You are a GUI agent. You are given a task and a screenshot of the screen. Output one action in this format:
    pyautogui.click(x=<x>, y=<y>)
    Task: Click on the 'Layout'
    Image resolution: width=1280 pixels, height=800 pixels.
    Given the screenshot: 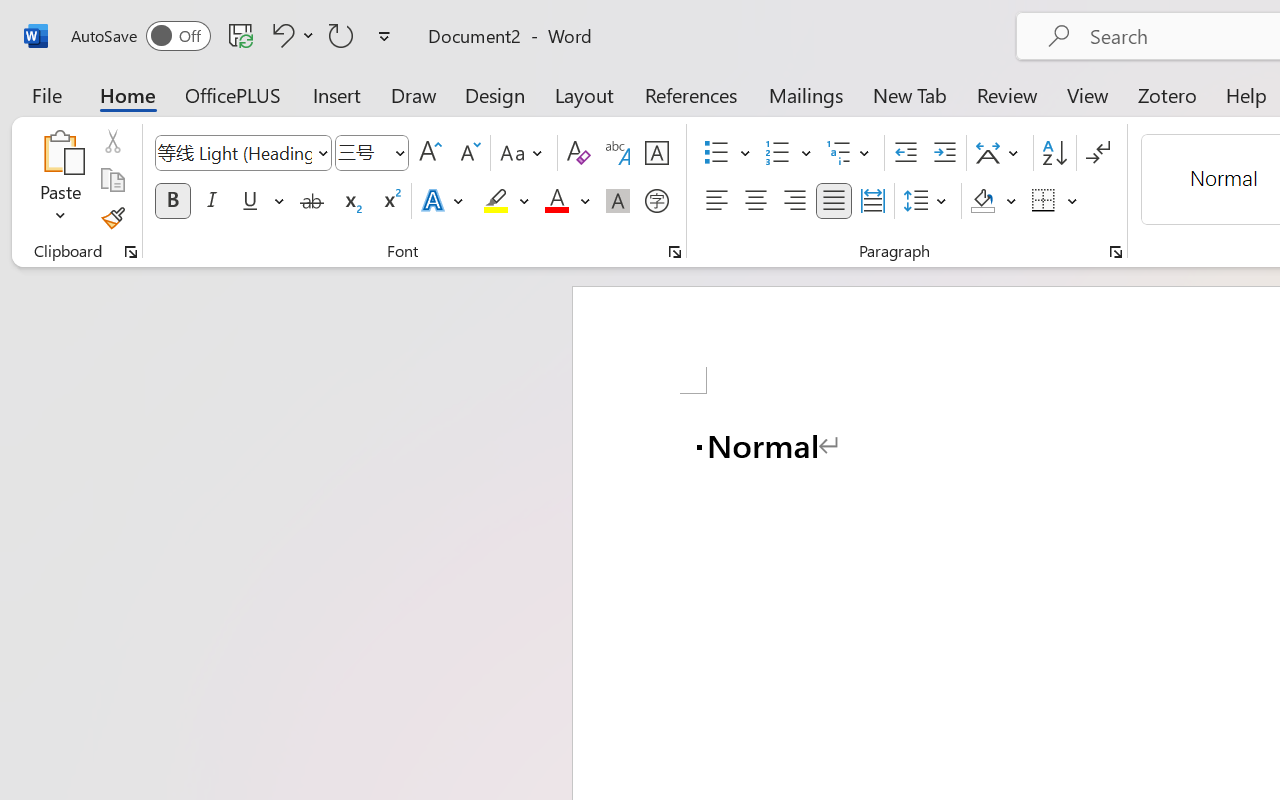 What is the action you would take?
    pyautogui.click(x=583, y=94)
    